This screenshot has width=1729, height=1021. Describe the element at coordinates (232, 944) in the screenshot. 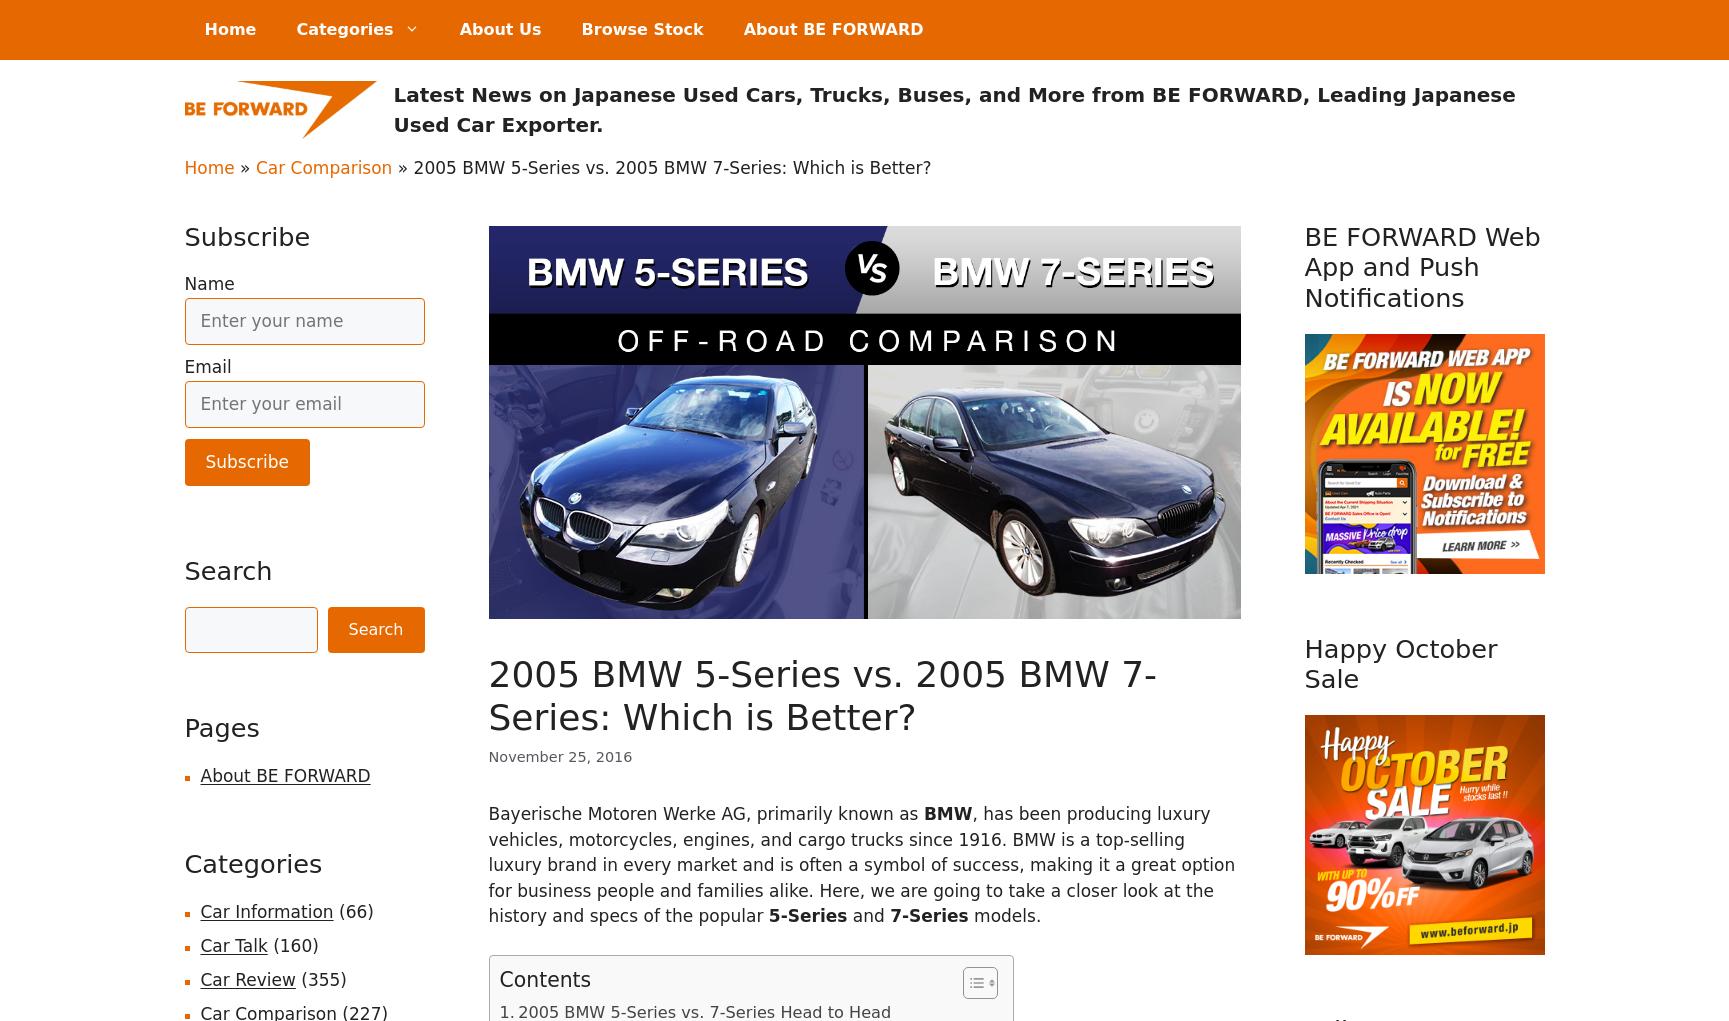

I see `'Car Talk'` at that location.